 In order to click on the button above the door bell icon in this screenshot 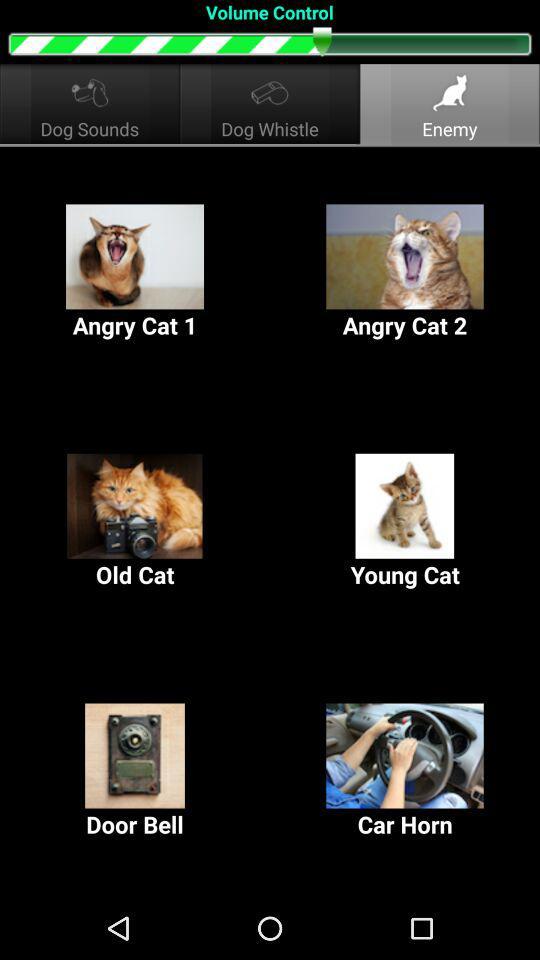, I will do `click(405, 521)`.